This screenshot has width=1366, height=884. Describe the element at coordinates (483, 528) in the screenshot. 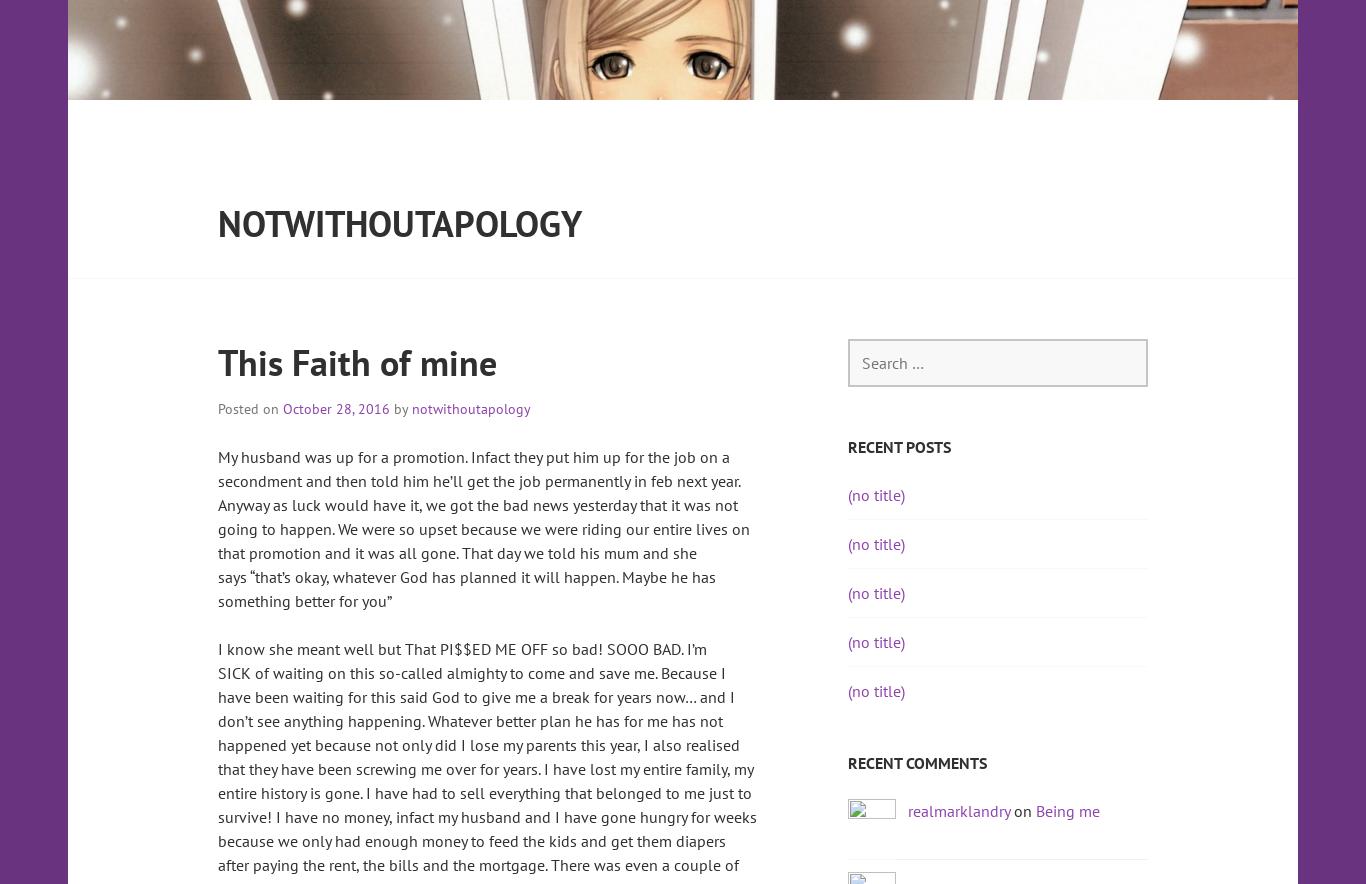

I see `'My husband was up for a promotion. Infact they put him up for the job on a secondment and then told him he’ll get the job permanently in feb next year. Anyway as luck would have it, we got the bad news yesterday that it was not going to happen. We were so upset because we were riding our entire lives on that promotion and it was all gone. That day we told his mum and she says “that’s okay, whatever God has planned it will happen. Maybe he has something better for you”'` at that location.